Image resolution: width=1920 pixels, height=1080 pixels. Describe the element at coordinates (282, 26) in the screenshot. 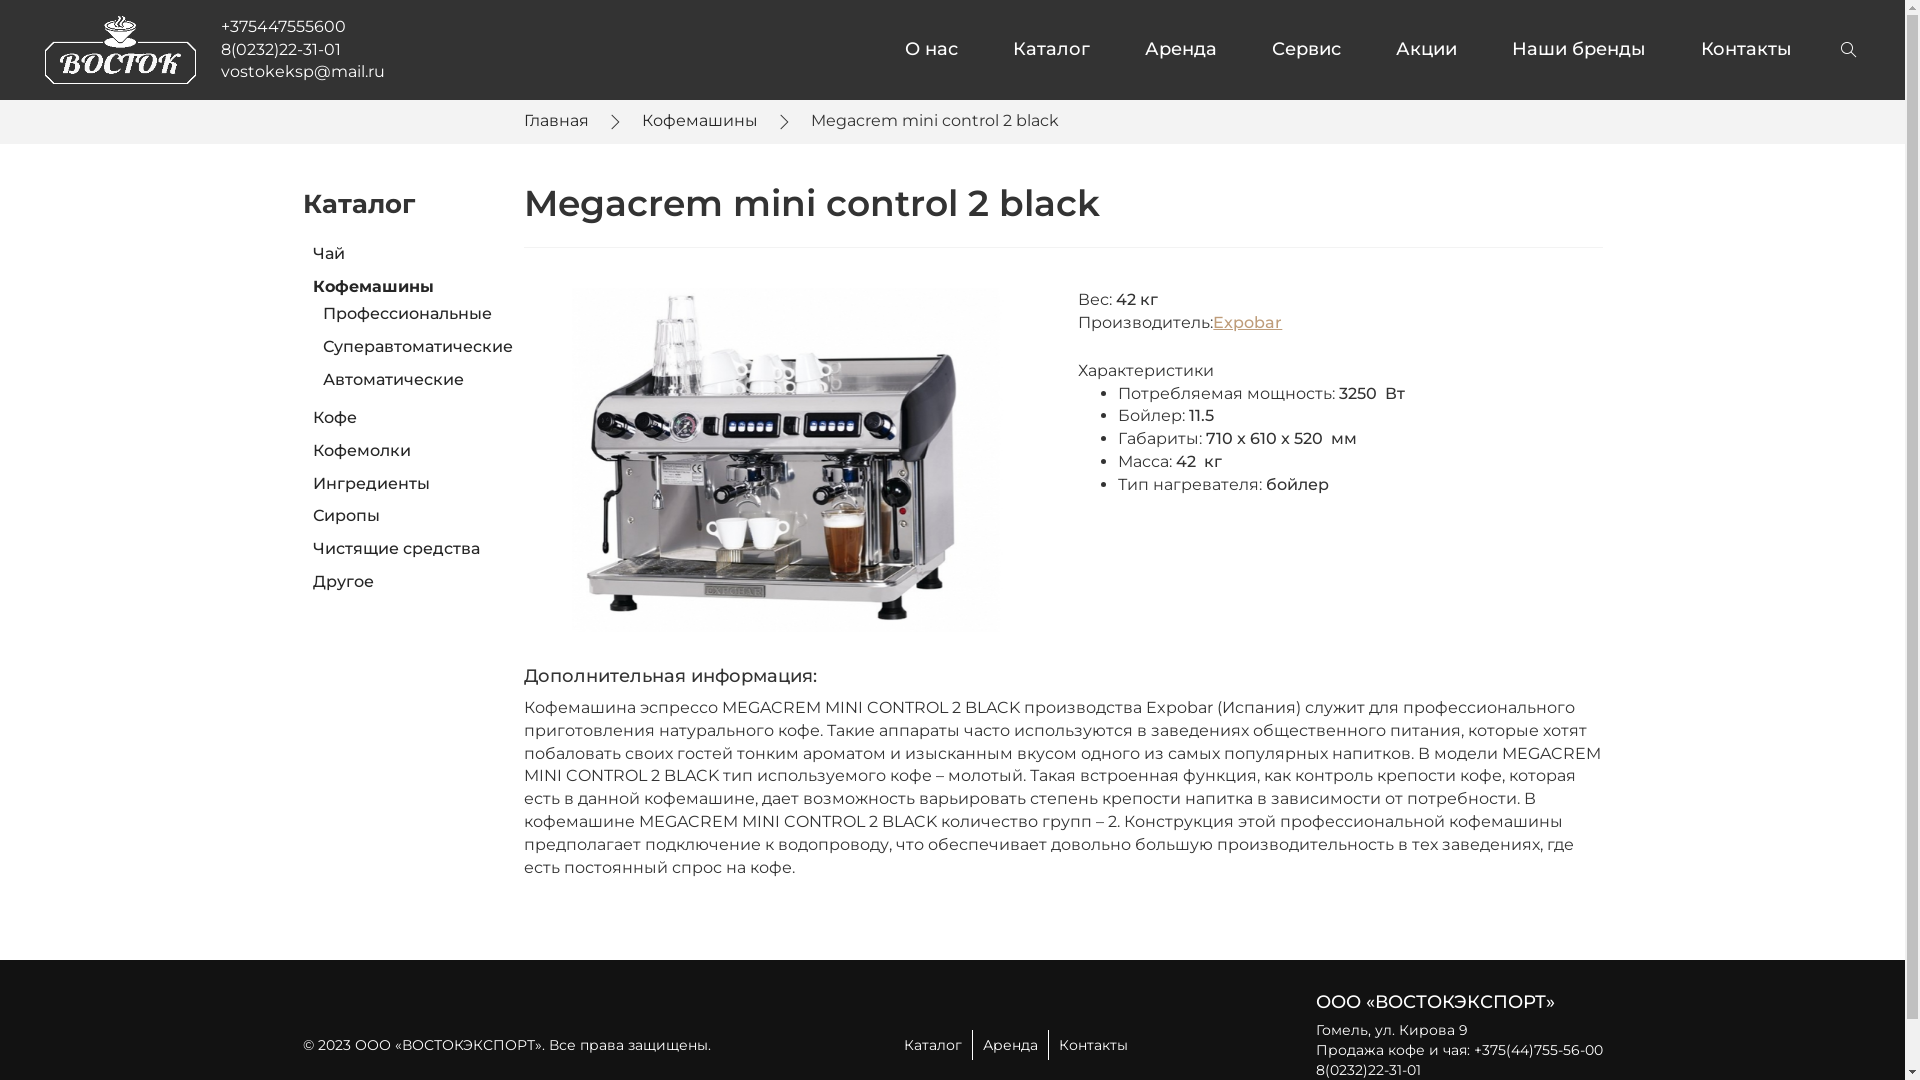

I see `'+375447555600'` at that location.